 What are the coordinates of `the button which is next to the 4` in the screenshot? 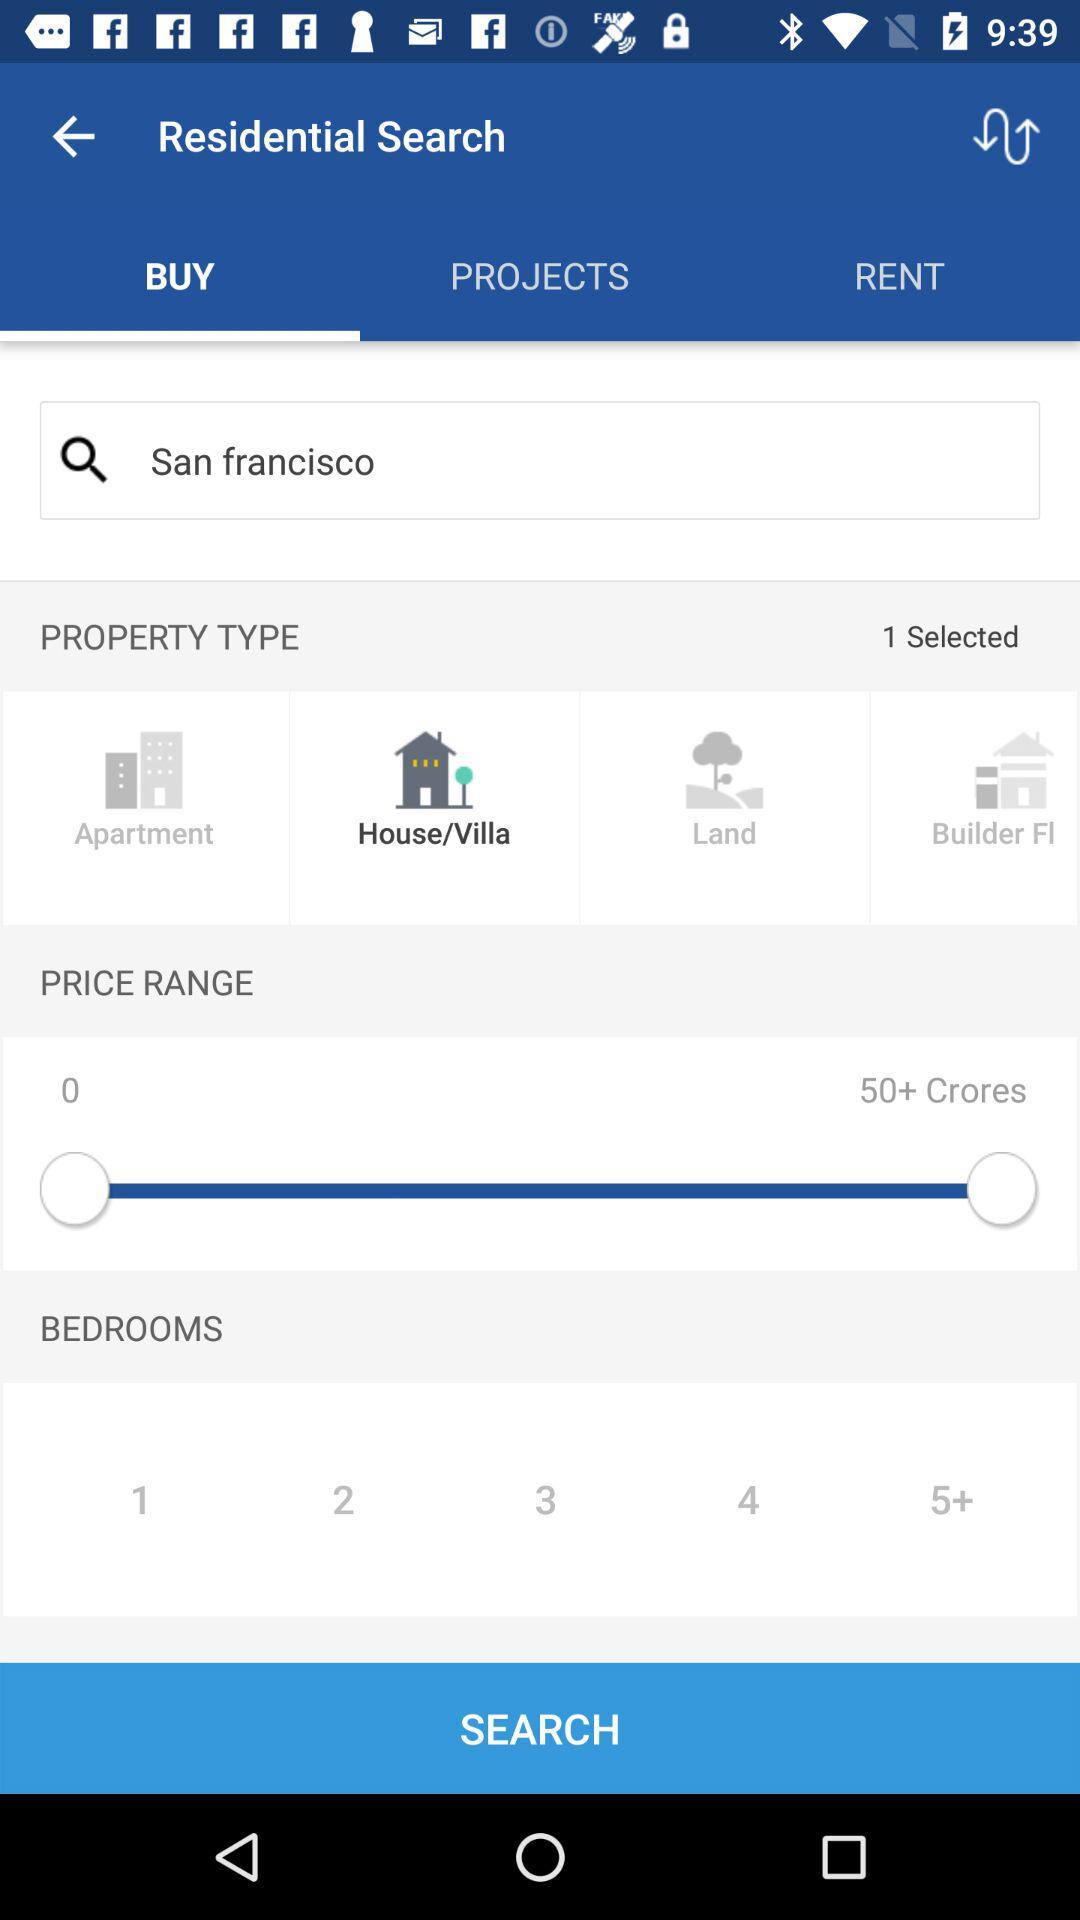 It's located at (951, 1499).